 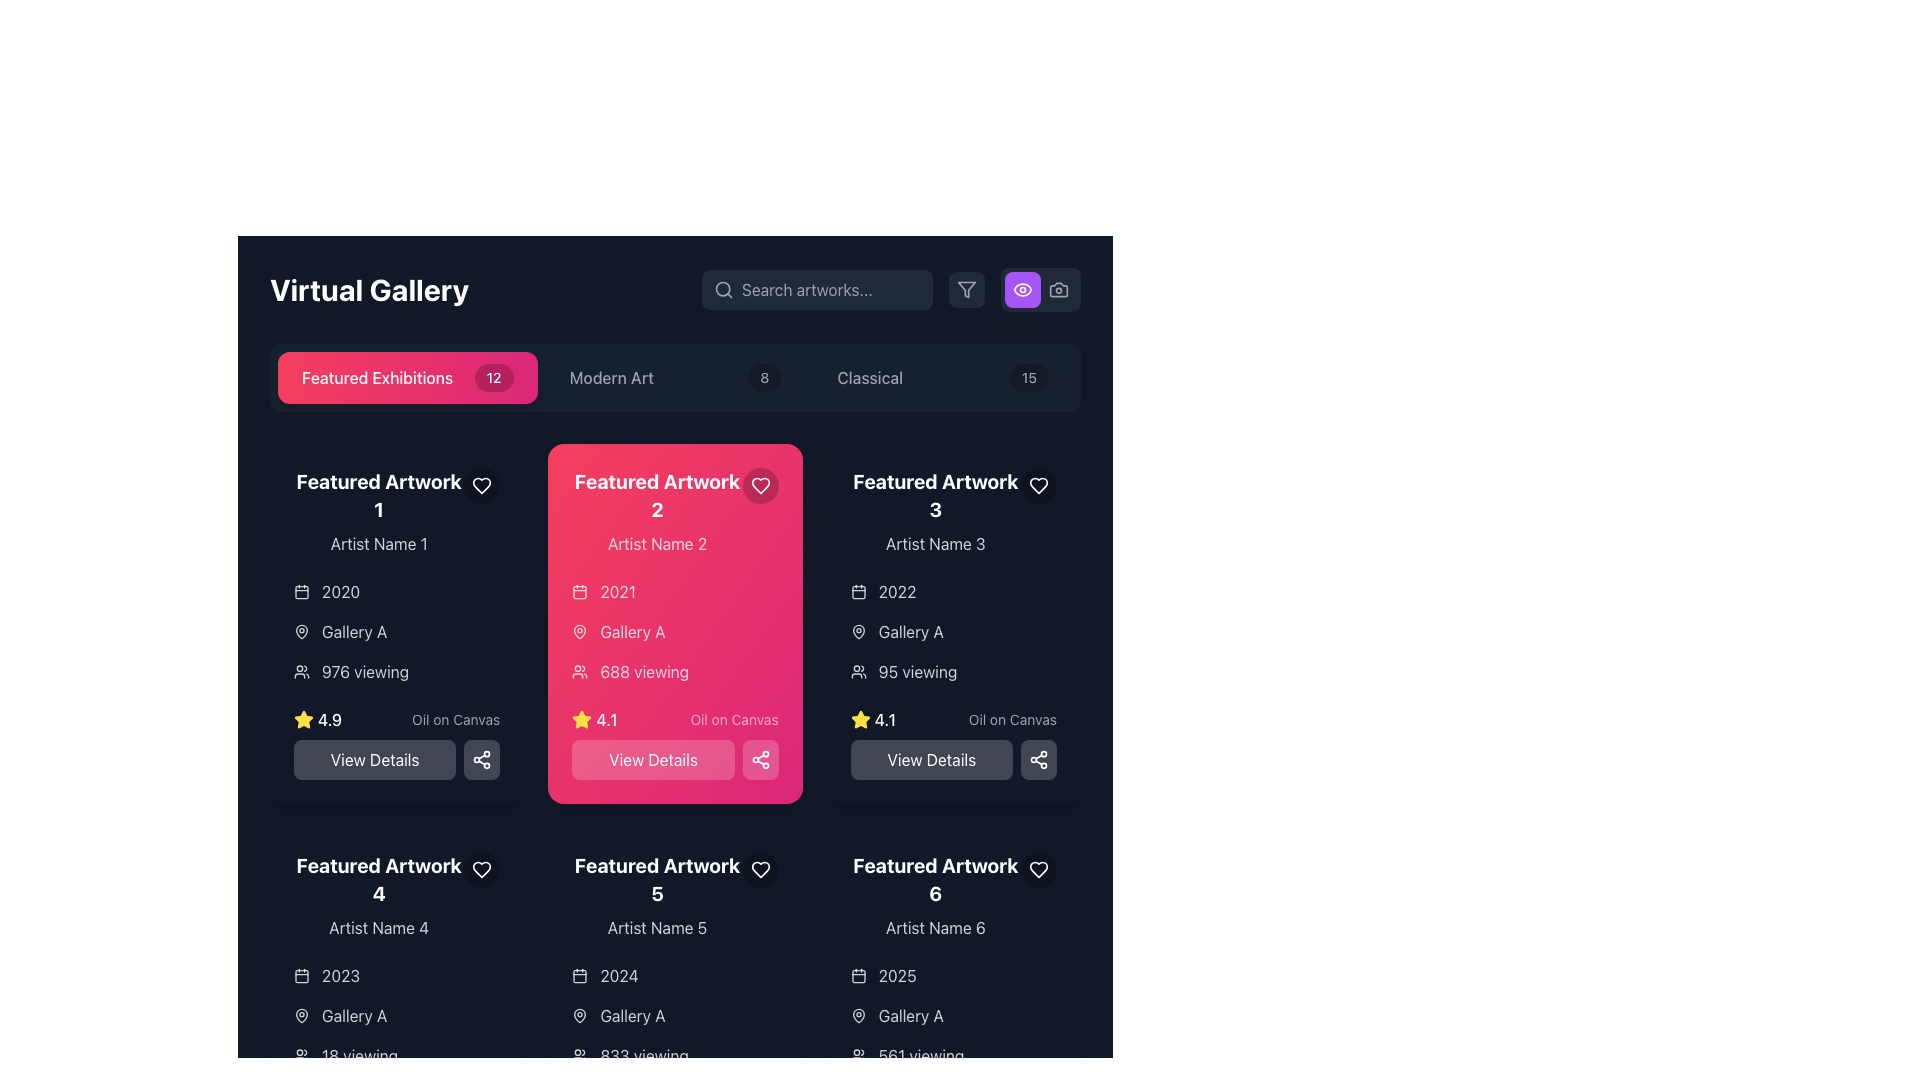 What do you see at coordinates (966, 289) in the screenshot?
I see `the filter button located in the top right toolbar, positioned to the left of the eye-shaped button with a purple background` at bounding box center [966, 289].